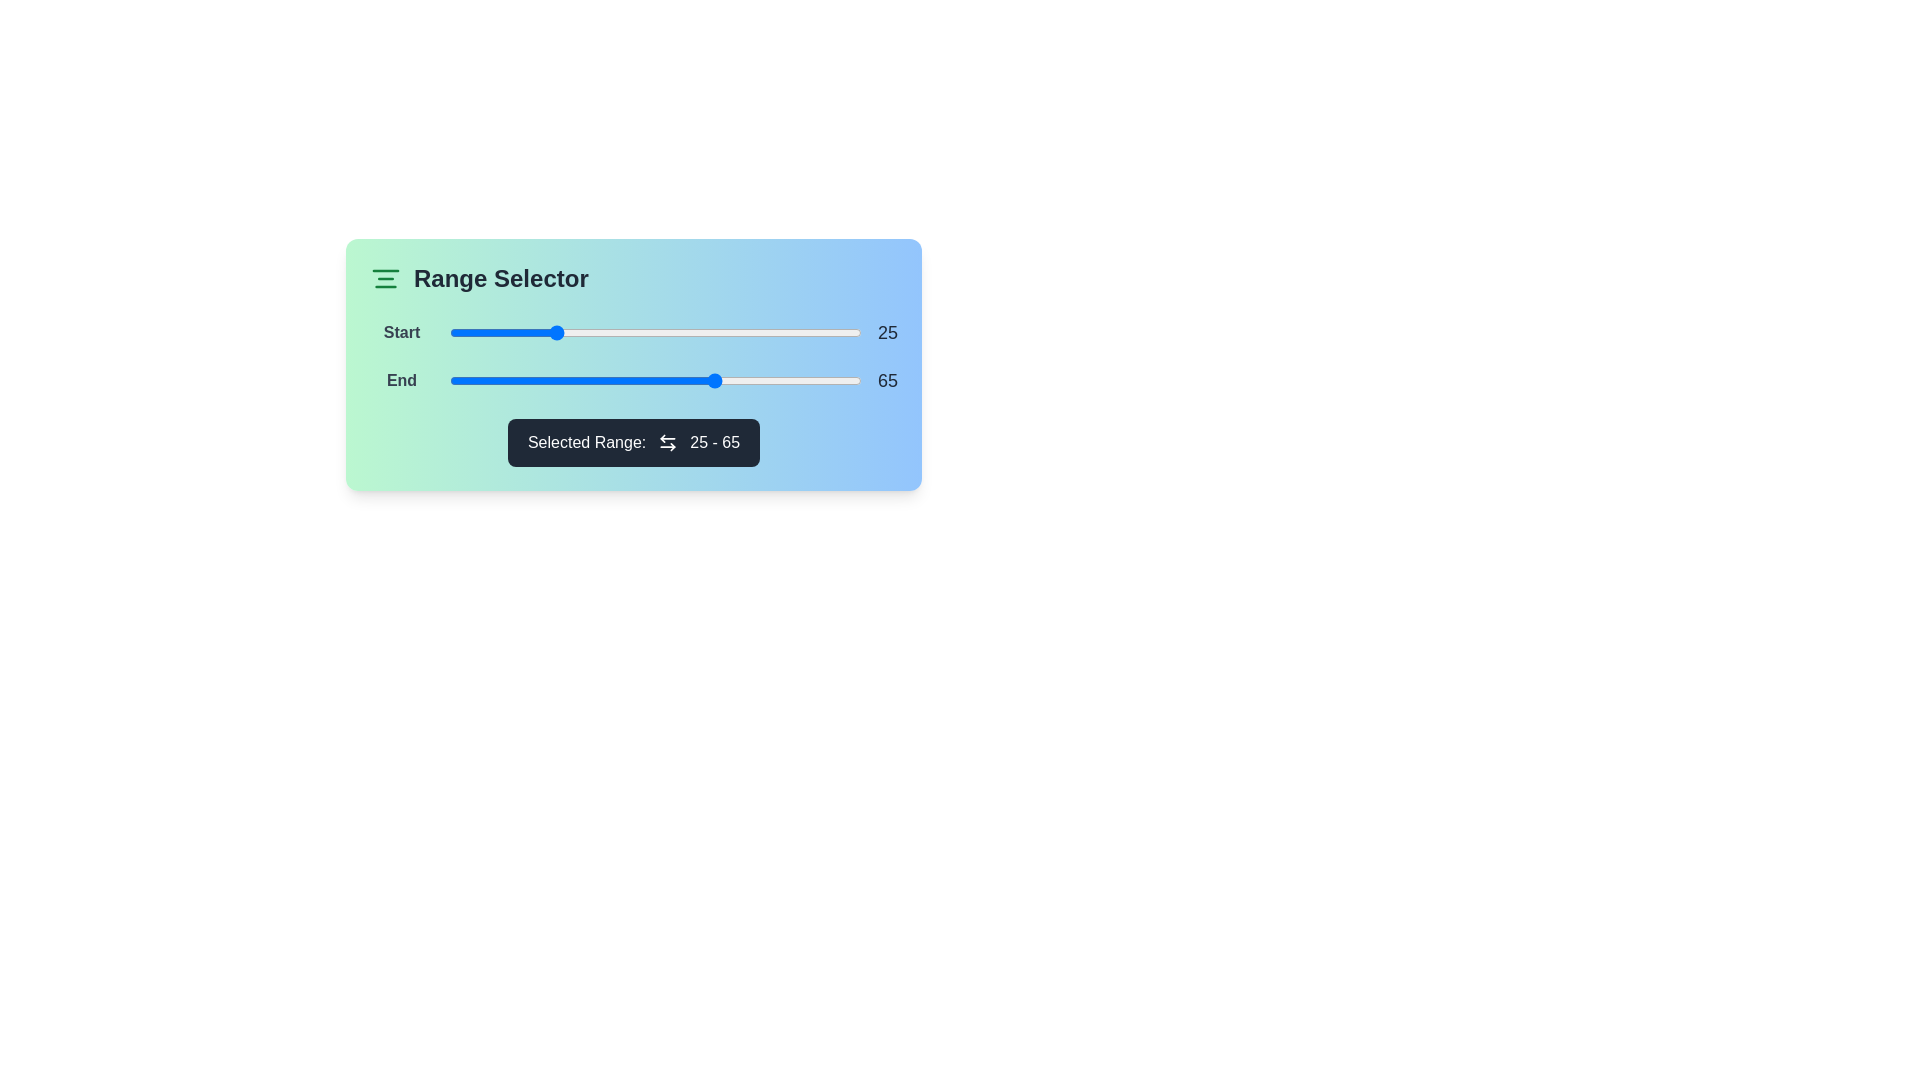 The height and width of the screenshot is (1080, 1920). What do you see at coordinates (633, 331) in the screenshot?
I see `the slider to set the value to 45` at bounding box center [633, 331].